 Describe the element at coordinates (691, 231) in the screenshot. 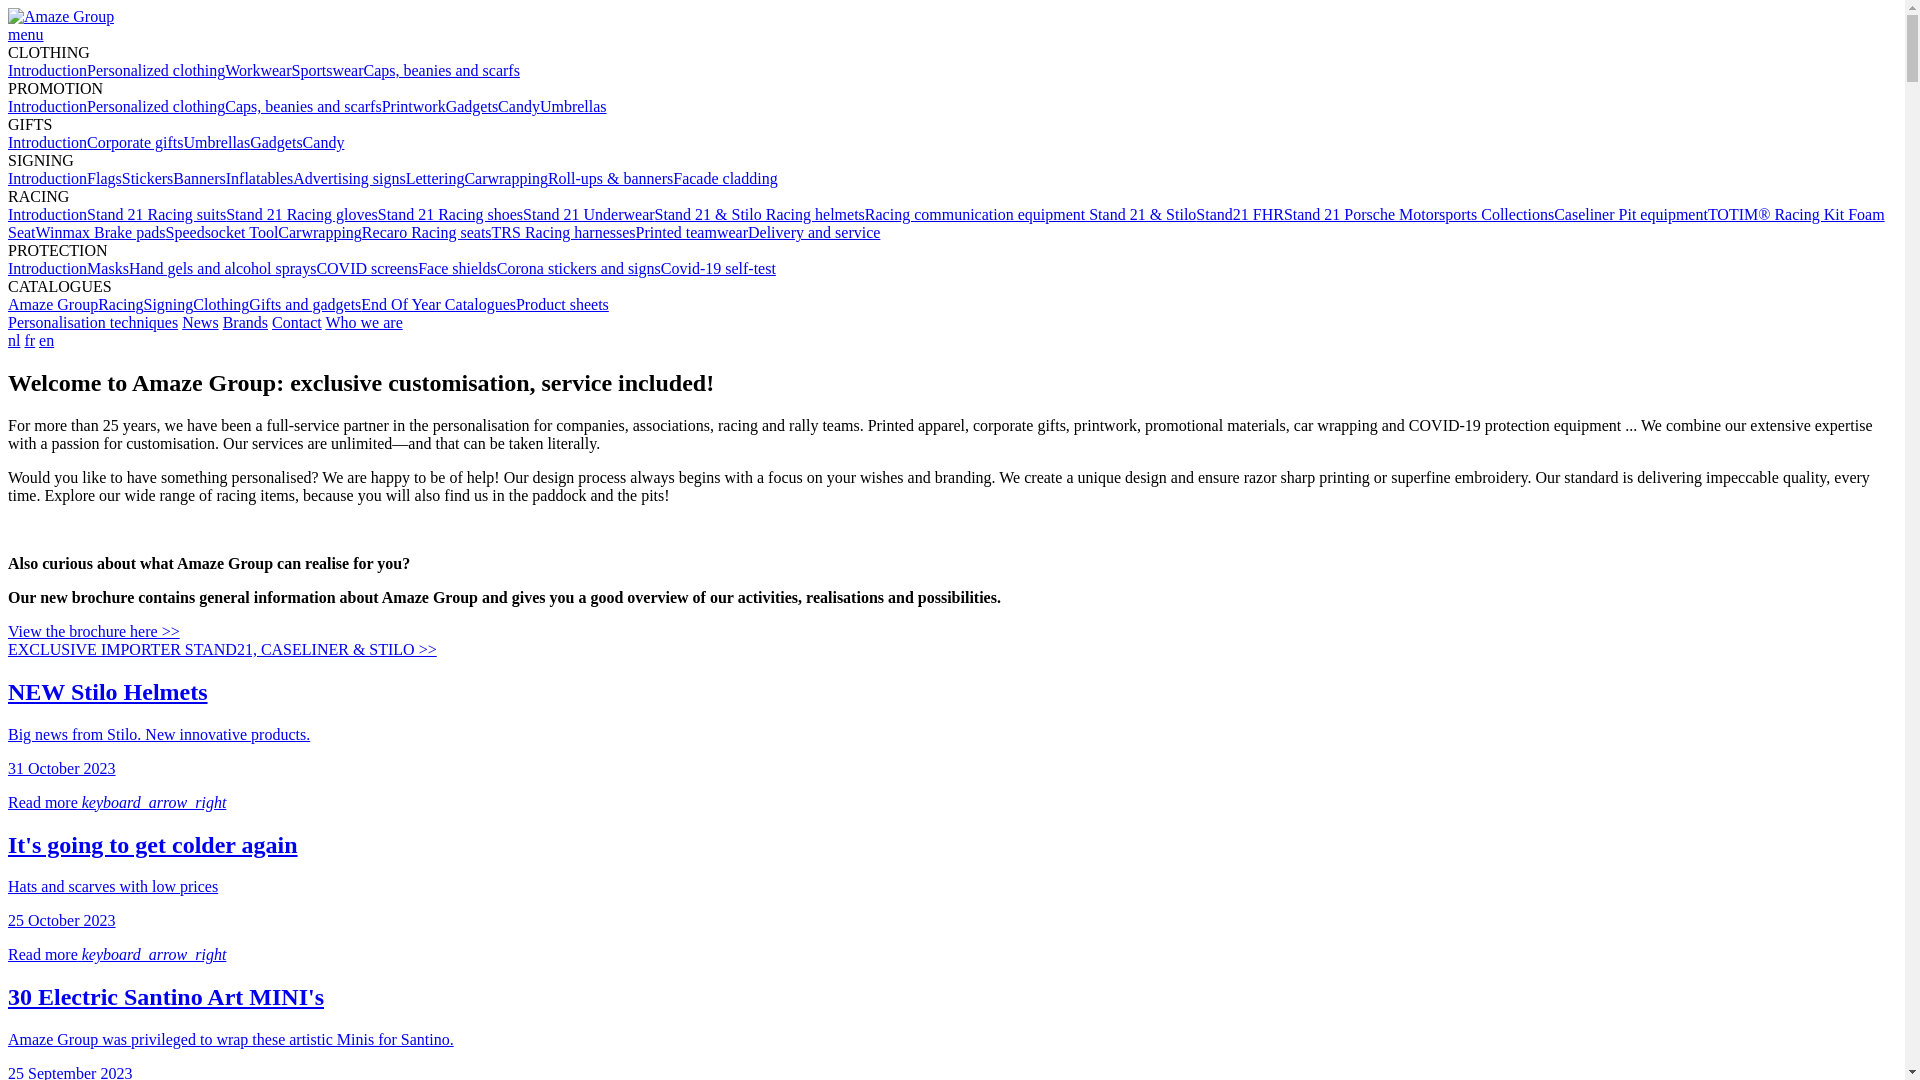

I see `'Printed teamwear'` at that location.